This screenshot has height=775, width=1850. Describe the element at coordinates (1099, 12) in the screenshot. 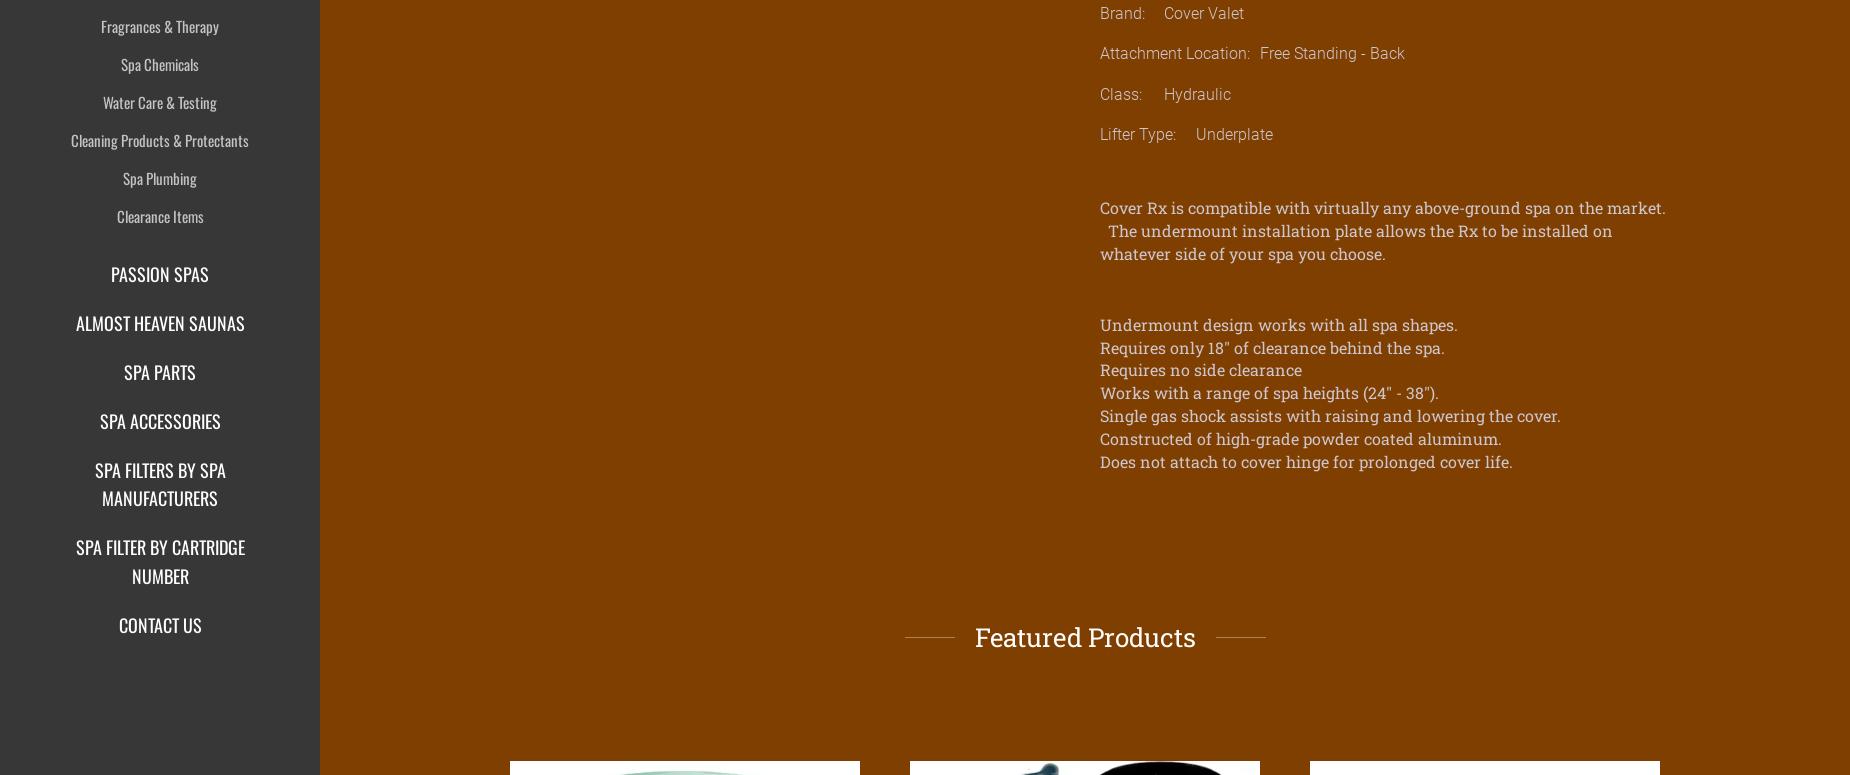

I see `'Brand:'` at that location.